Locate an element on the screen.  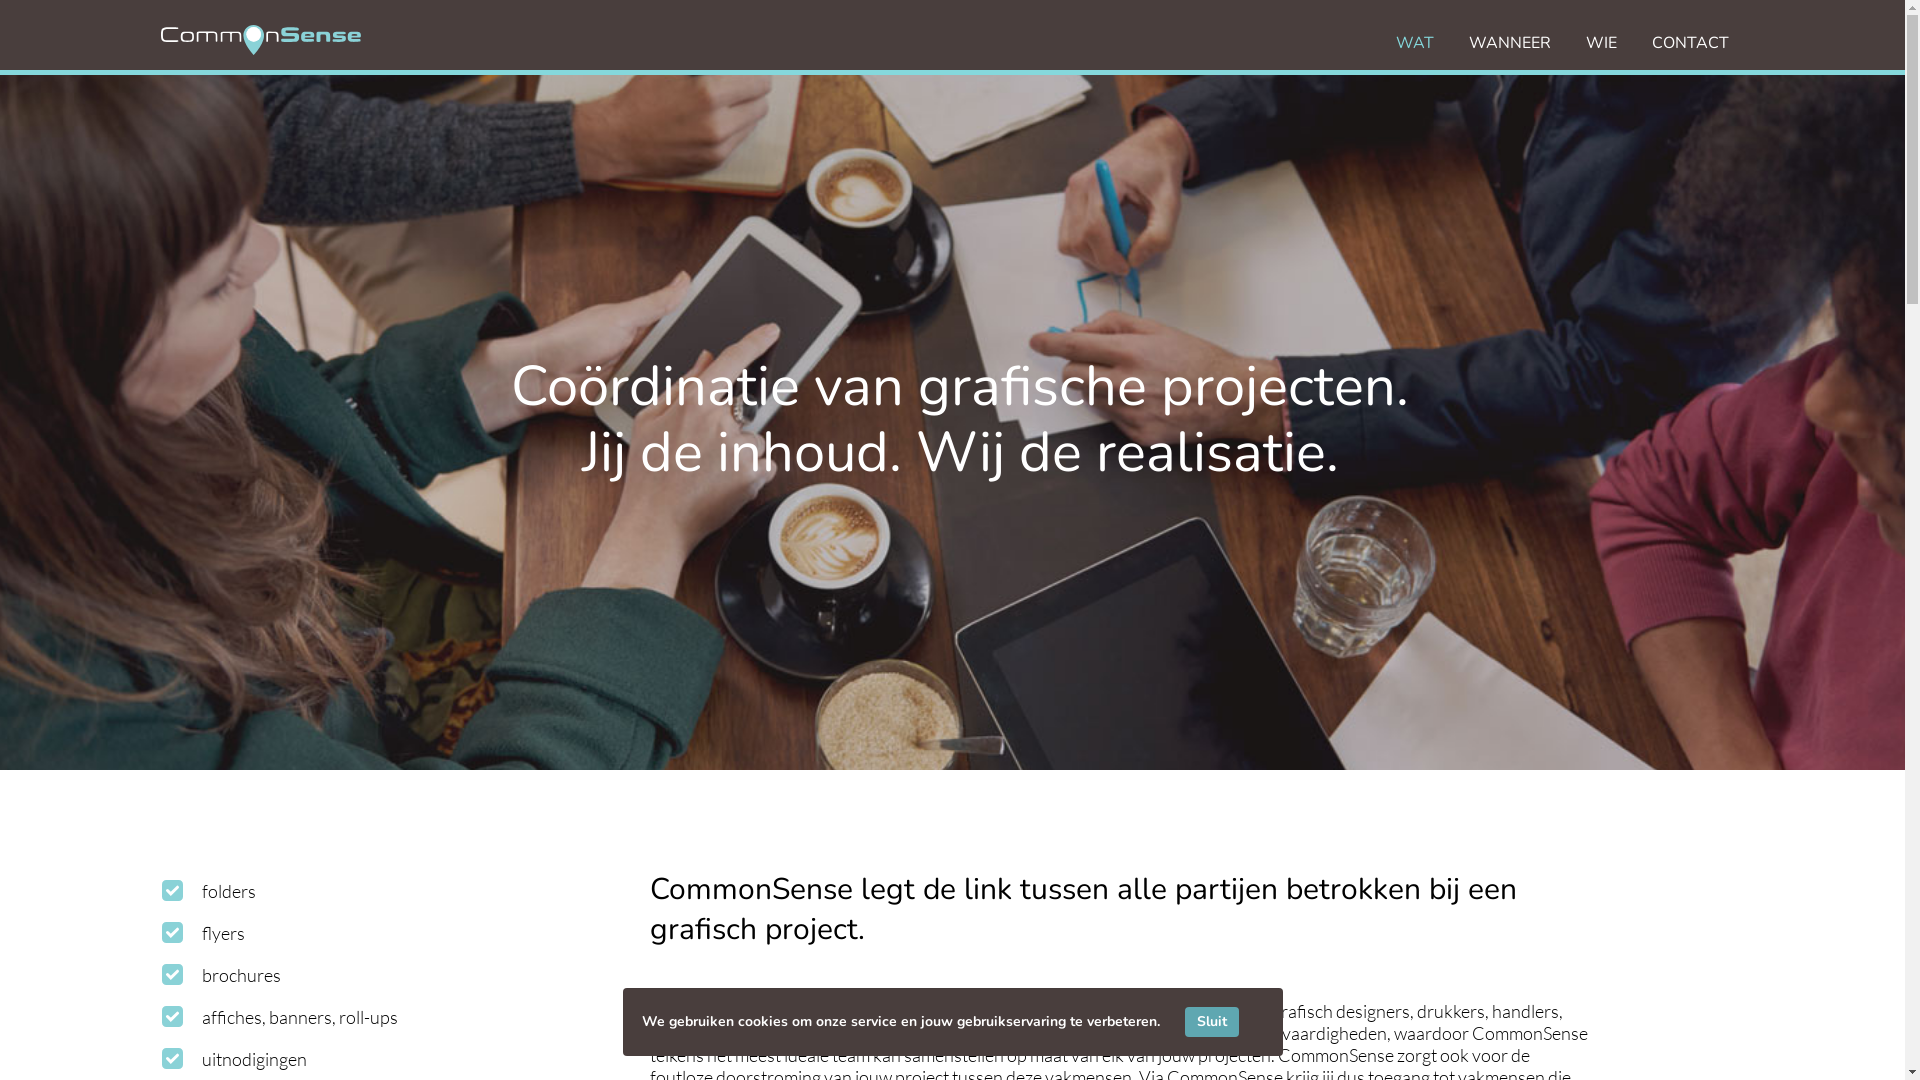
'WAT' is located at coordinates (1395, 42).